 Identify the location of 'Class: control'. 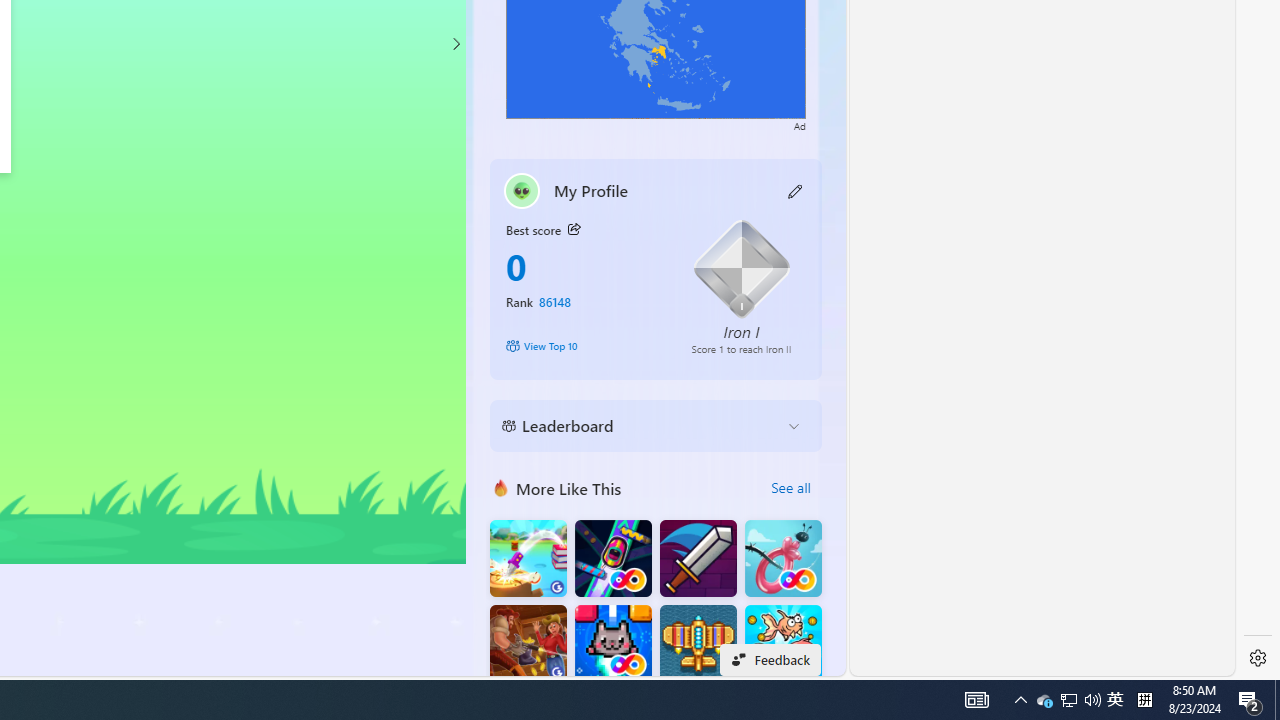
(454, 43).